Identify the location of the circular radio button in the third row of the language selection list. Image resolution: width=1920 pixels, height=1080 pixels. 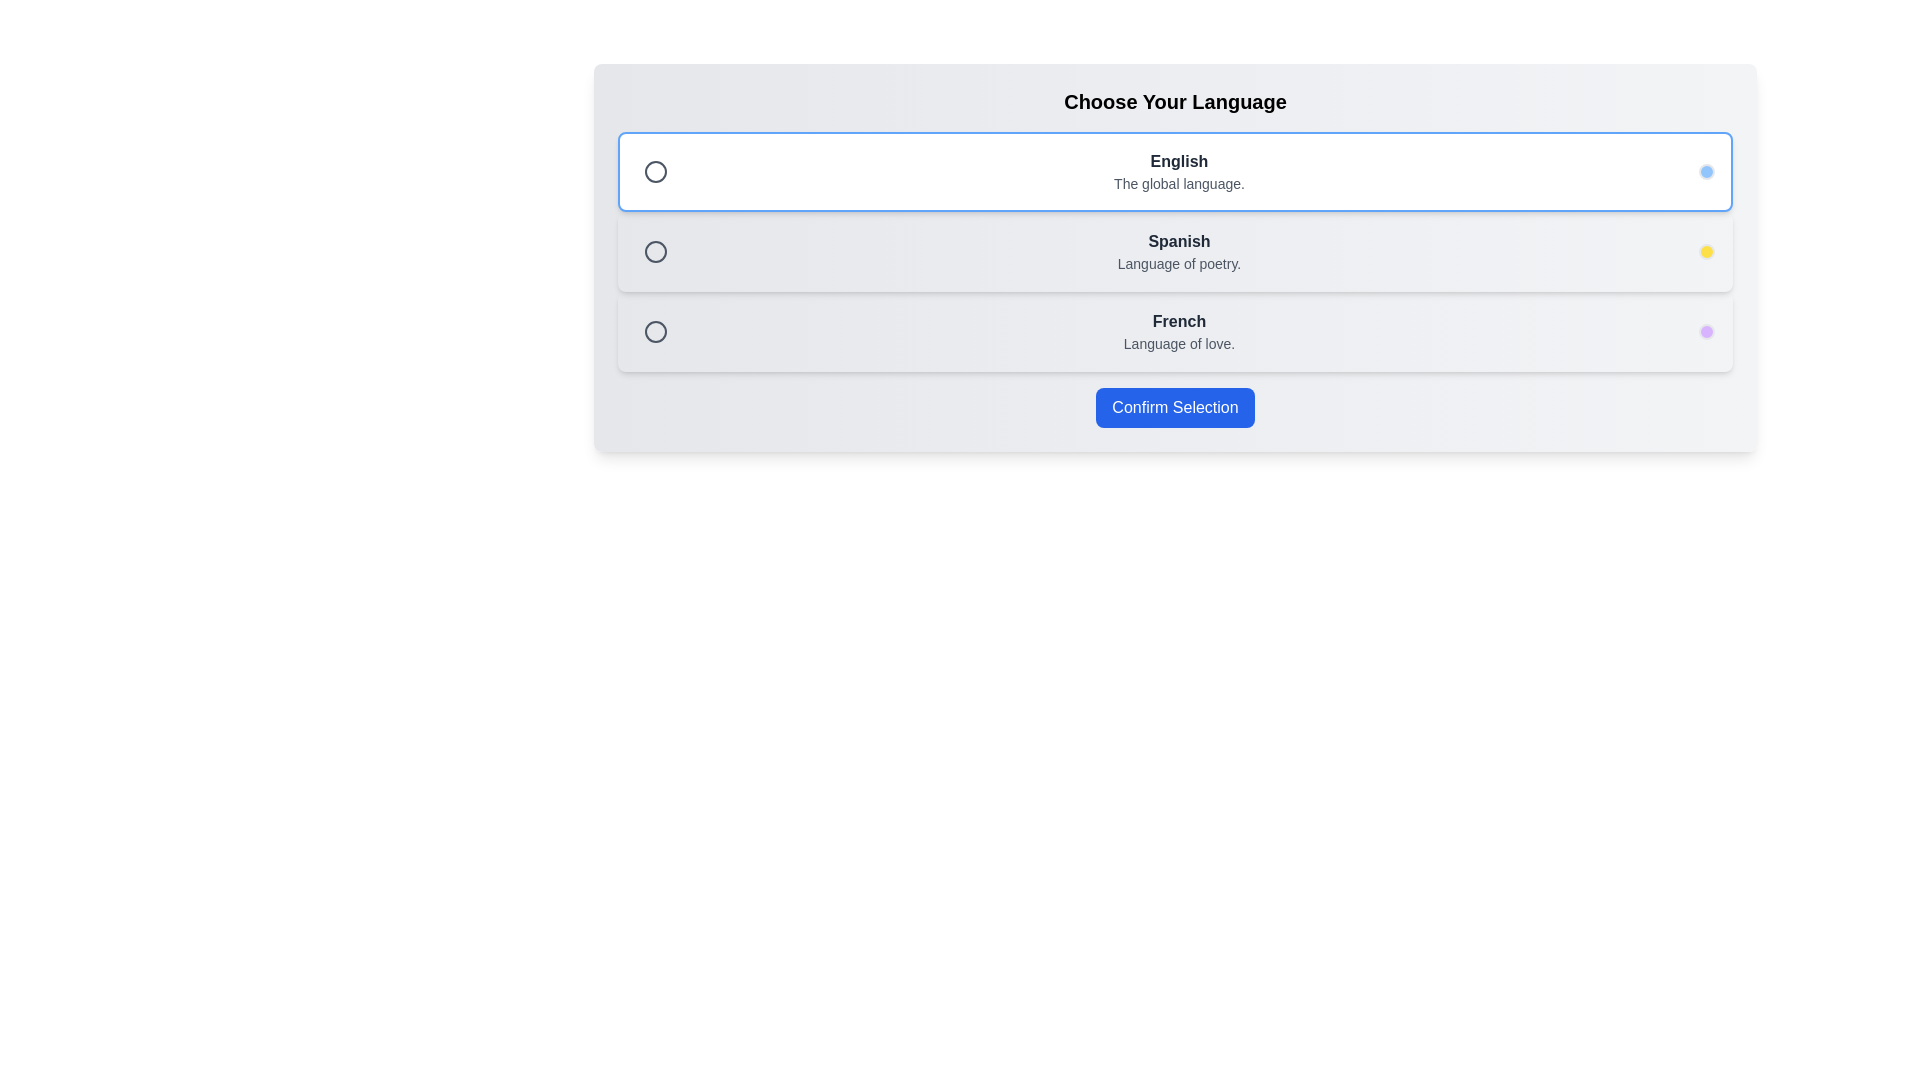
(656, 330).